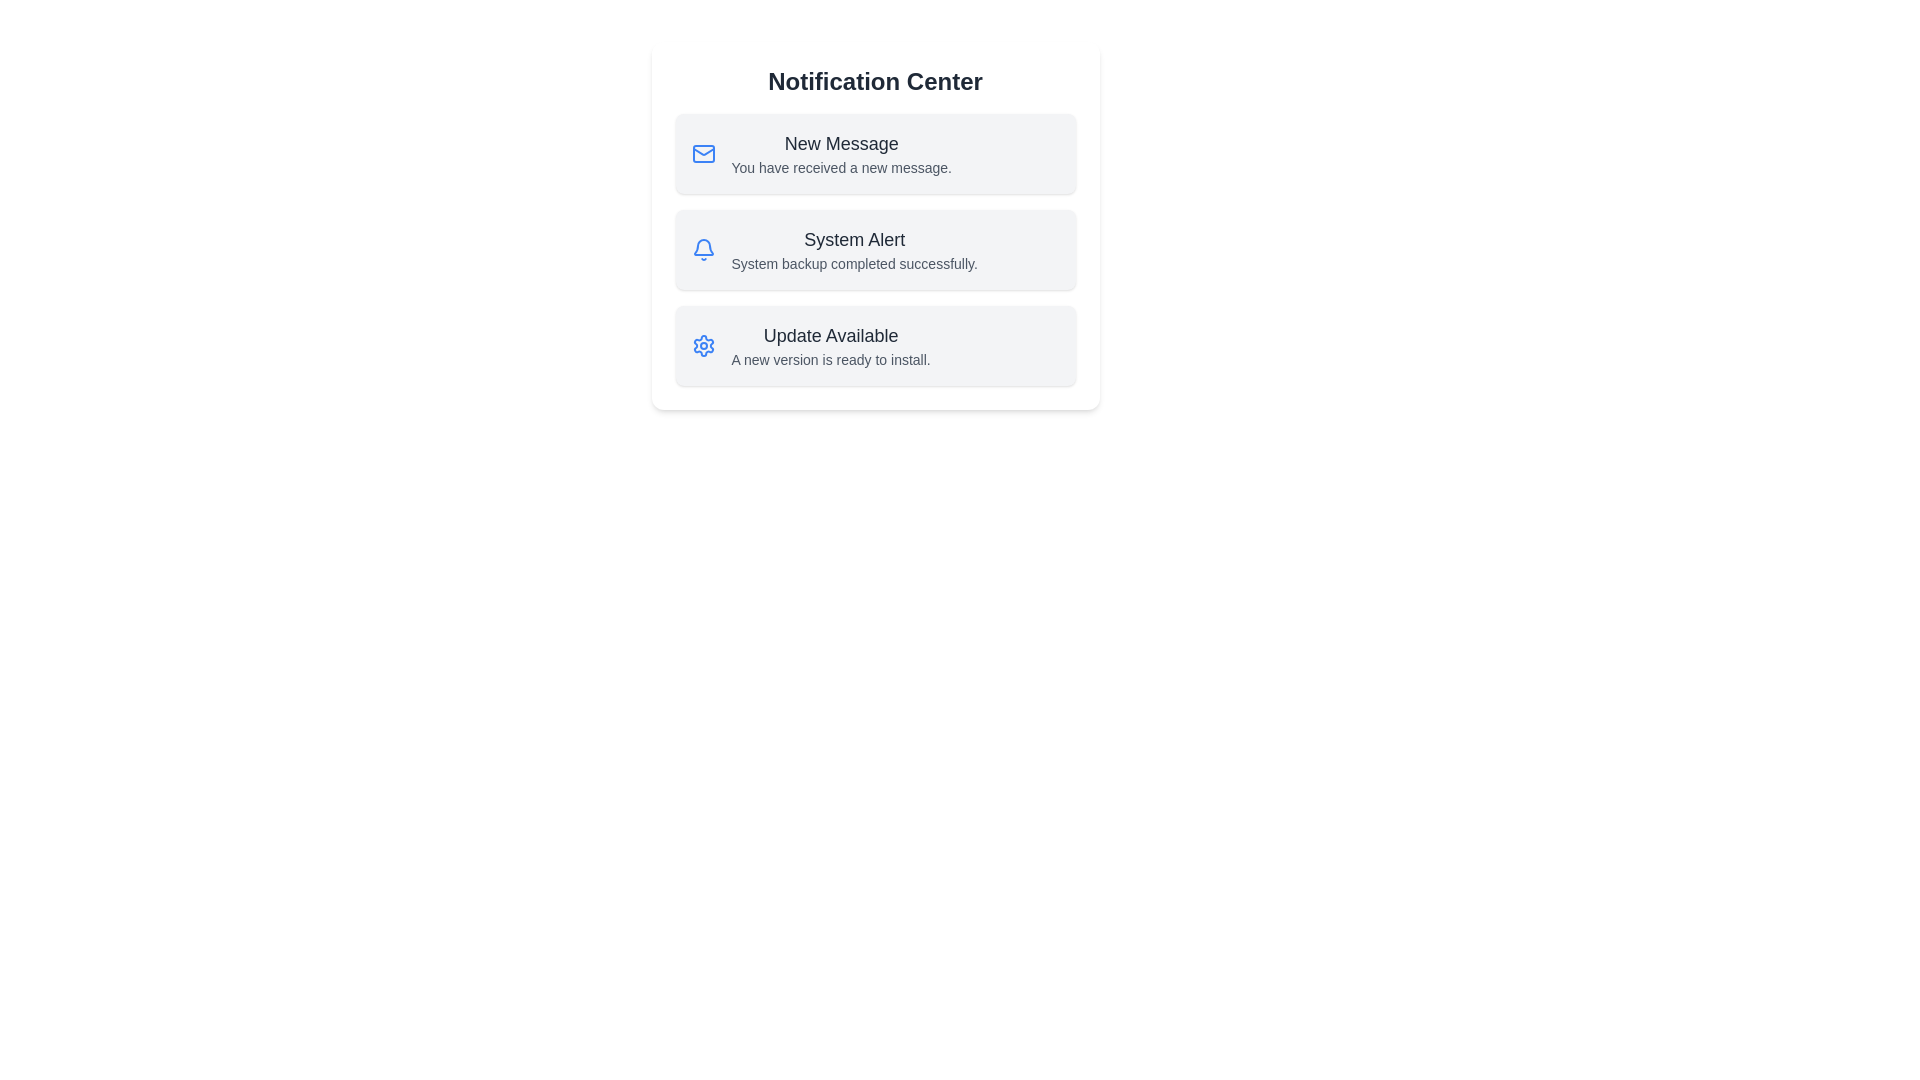 The image size is (1920, 1080). Describe the element at coordinates (875, 225) in the screenshot. I see `the second notification block in the Notification Center that conveys the message 'System backup completed successfully.'` at that location.